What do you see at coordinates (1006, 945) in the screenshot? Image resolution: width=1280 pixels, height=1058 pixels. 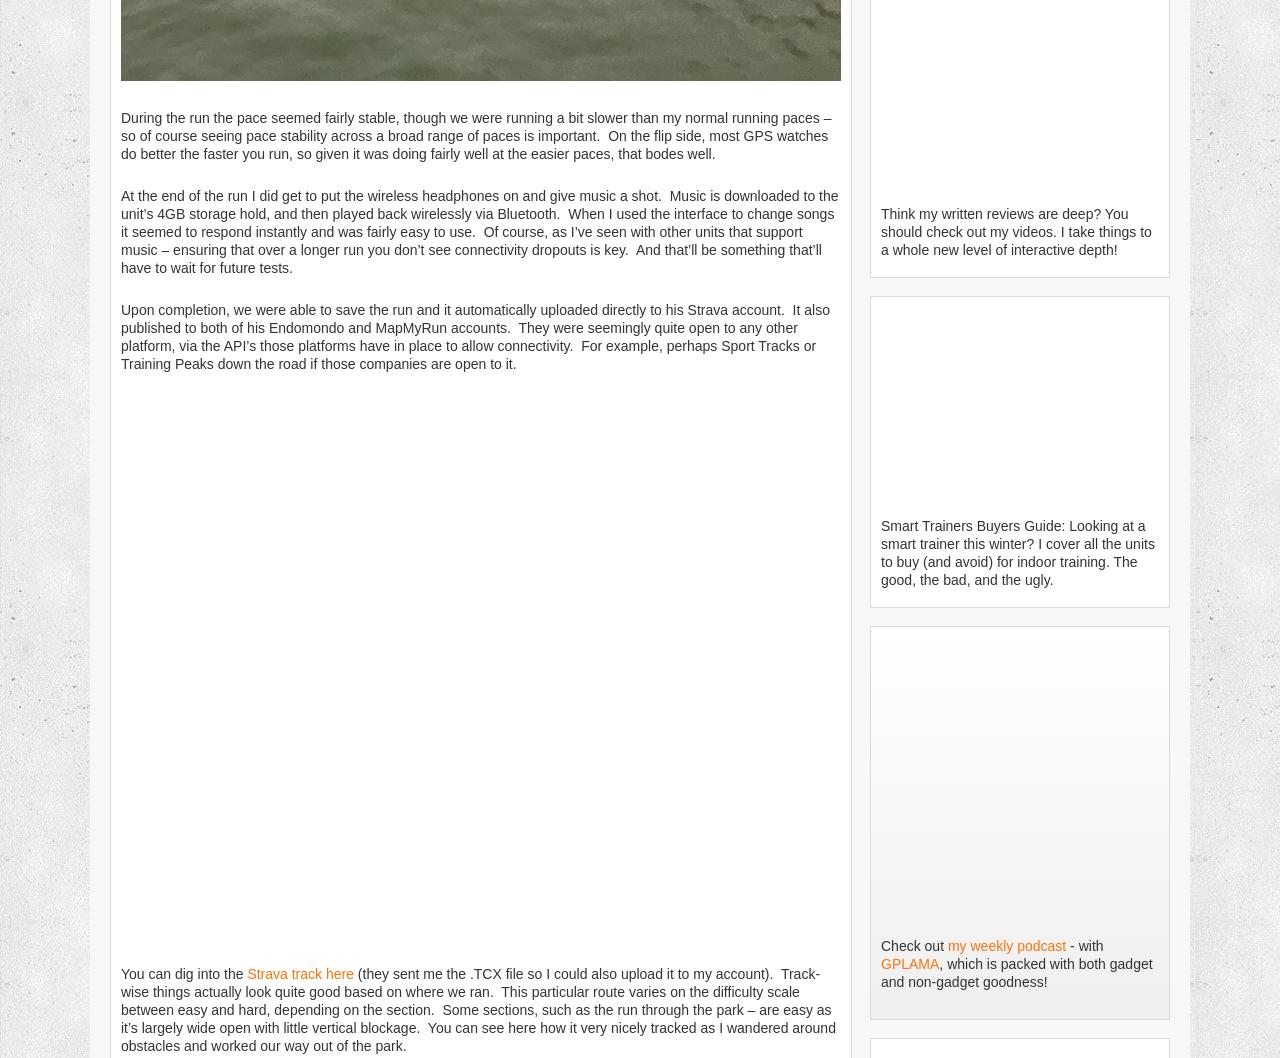 I see `'my weekly podcast'` at bounding box center [1006, 945].